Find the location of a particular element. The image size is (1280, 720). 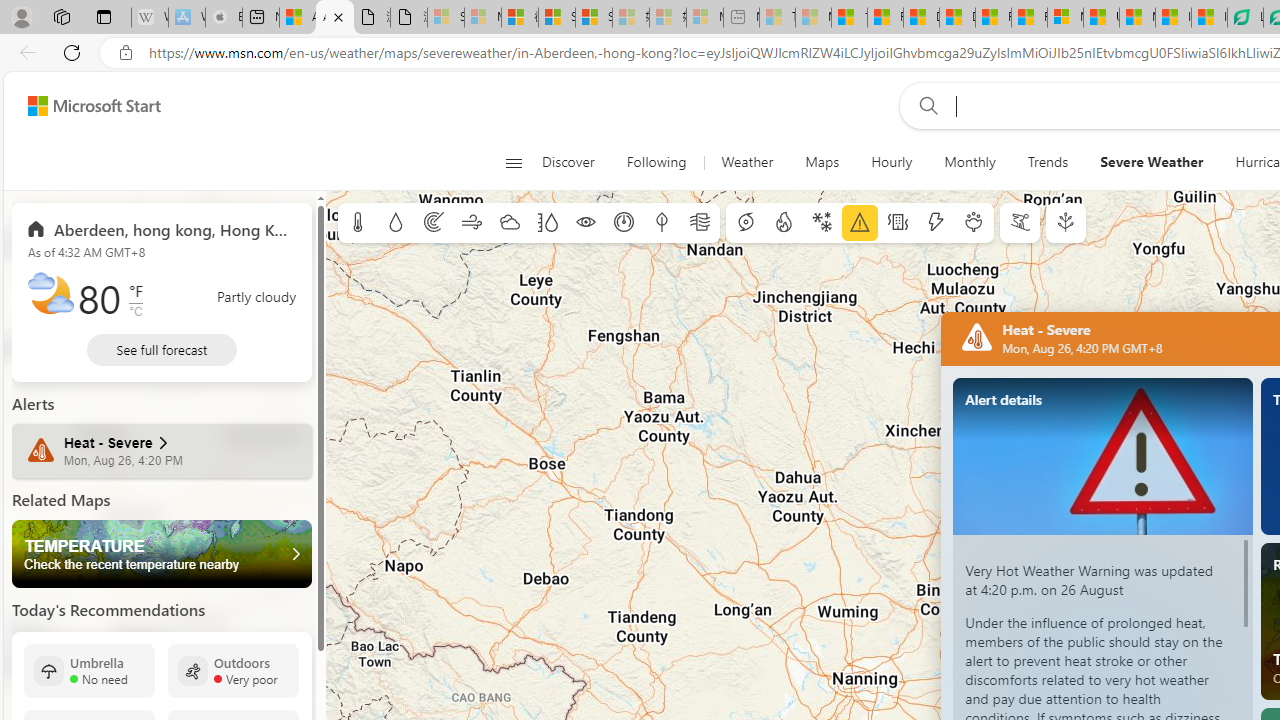

'Class: button-glyph' is located at coordinates (513, 162).